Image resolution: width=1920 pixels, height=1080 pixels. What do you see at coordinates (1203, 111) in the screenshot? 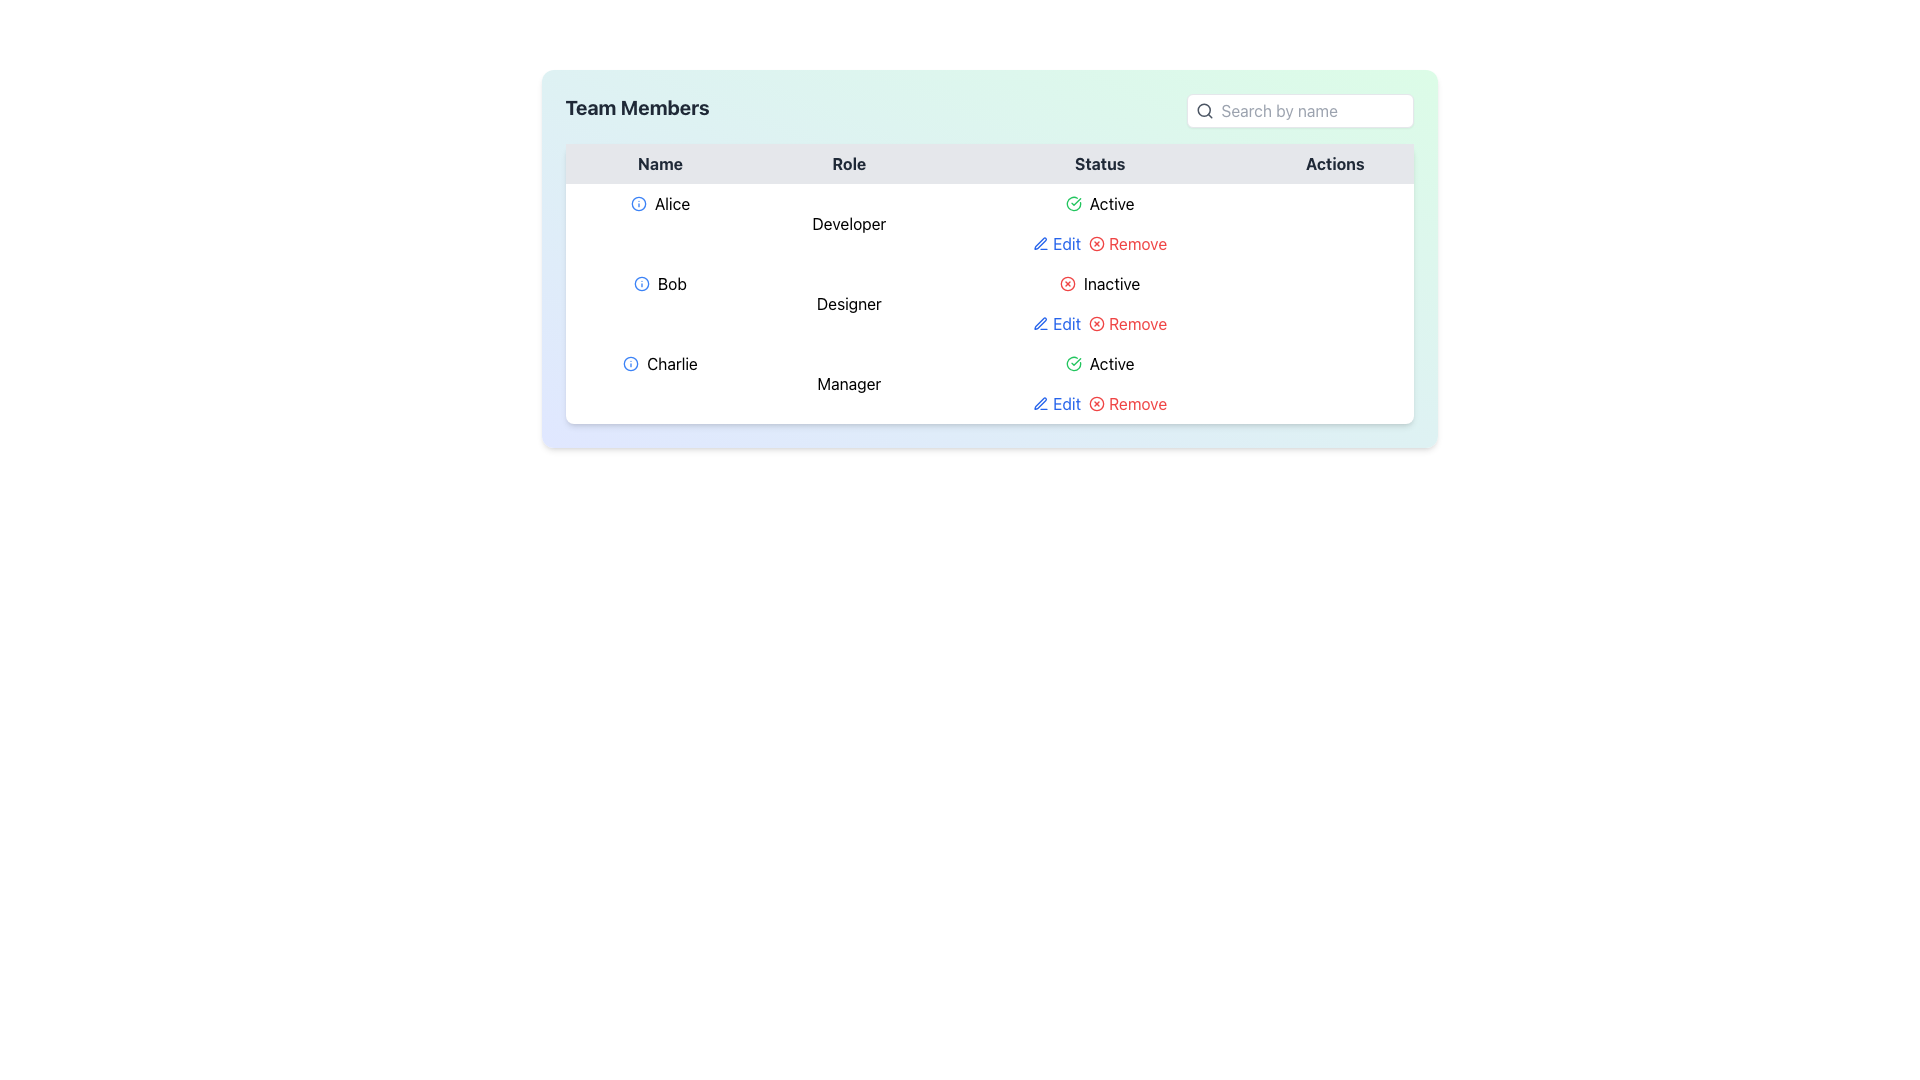
I see `the search icon, which is a magnifying glass located in the upper right region of the interface, within the search bar` at bounding box center [1203, 111].